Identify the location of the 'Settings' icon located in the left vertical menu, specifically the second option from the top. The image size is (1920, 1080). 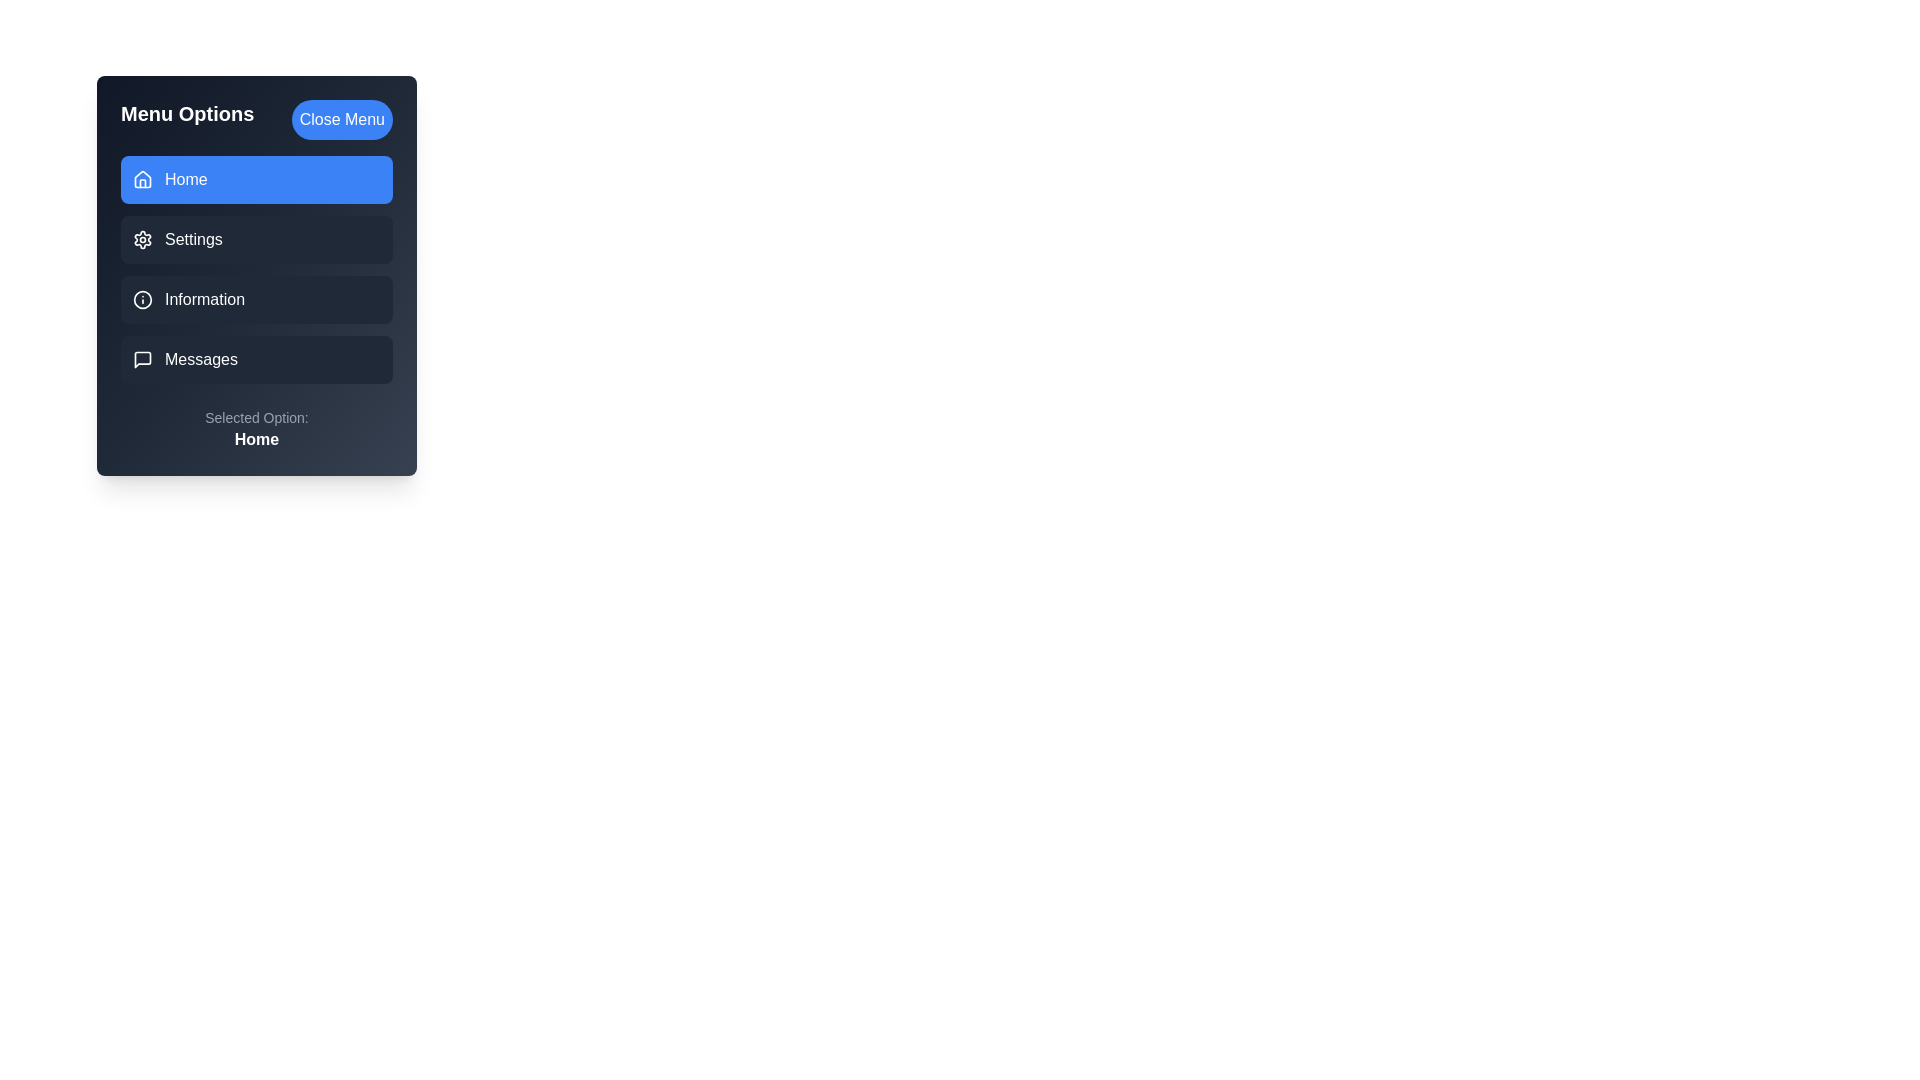
(142, 238).